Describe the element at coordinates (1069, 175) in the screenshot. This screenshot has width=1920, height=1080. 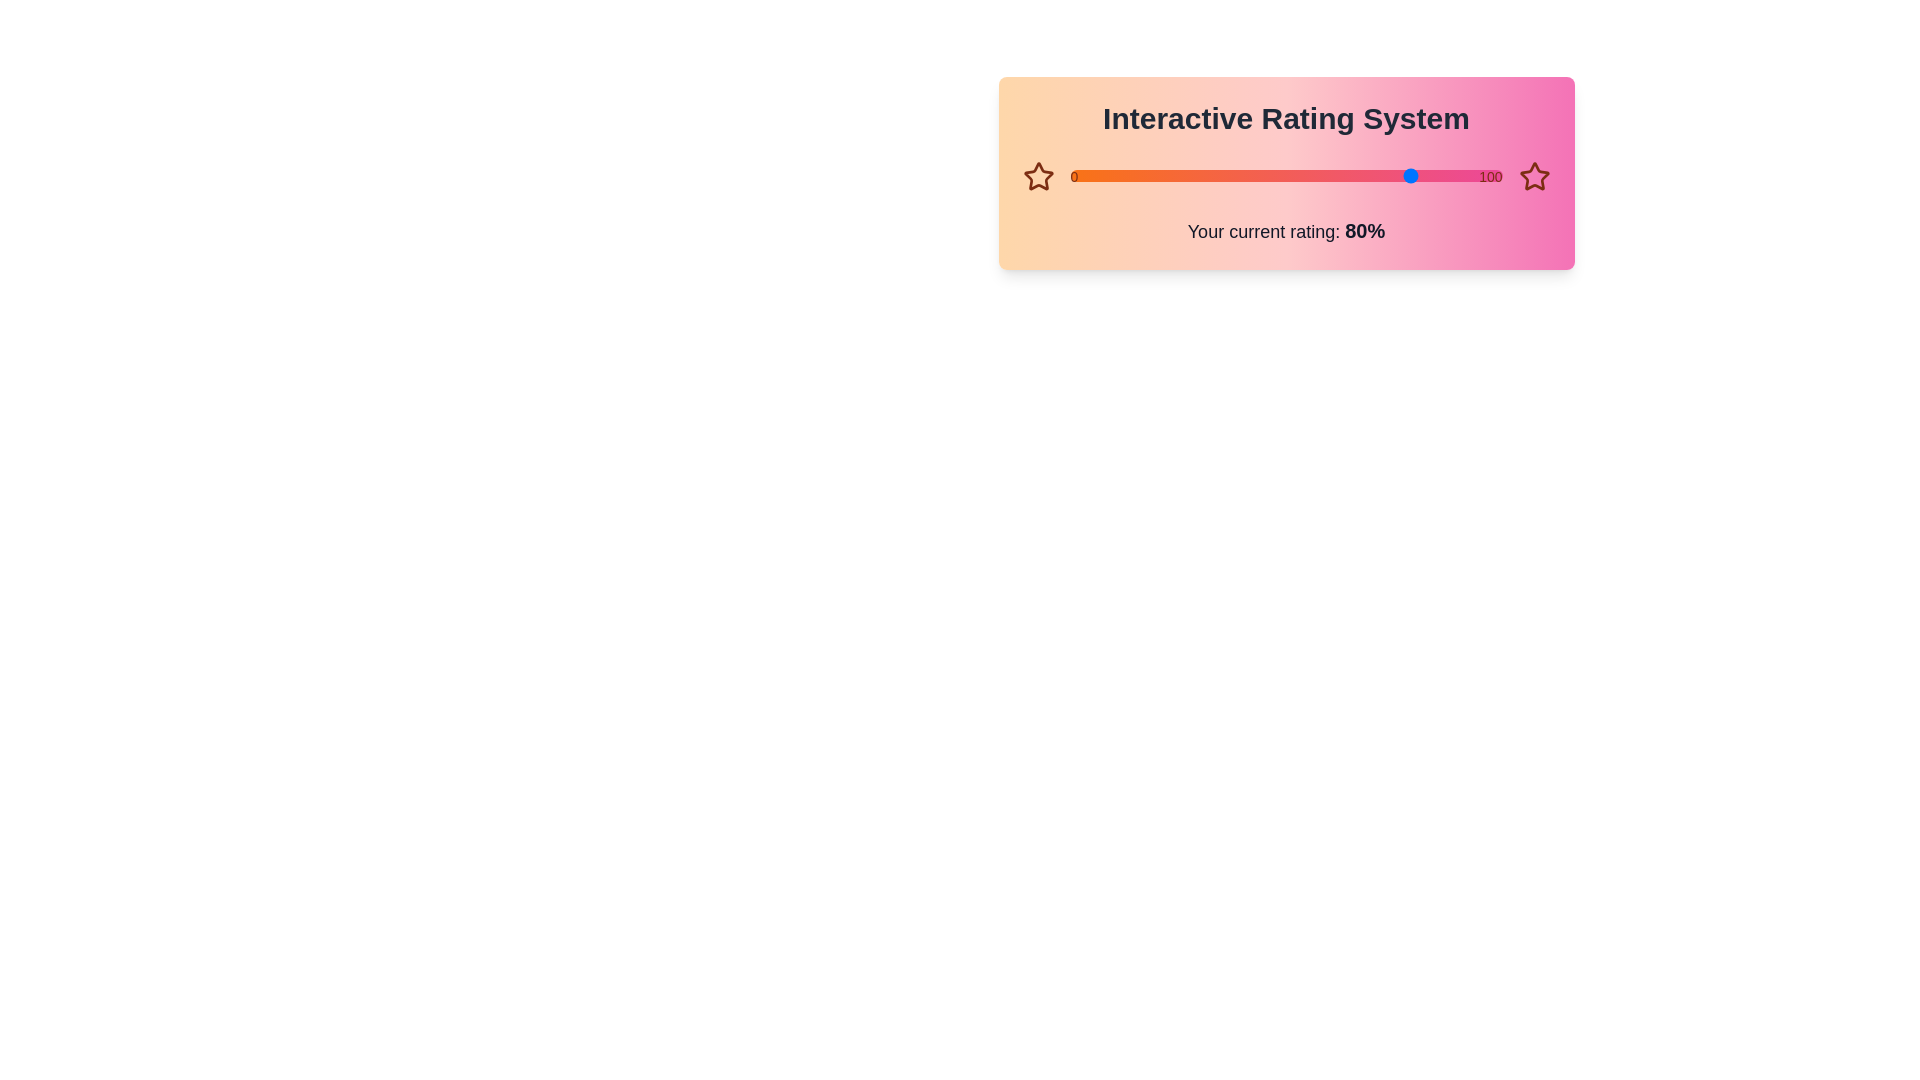
I see `the rating slider to set the rating to 0%` at that location.